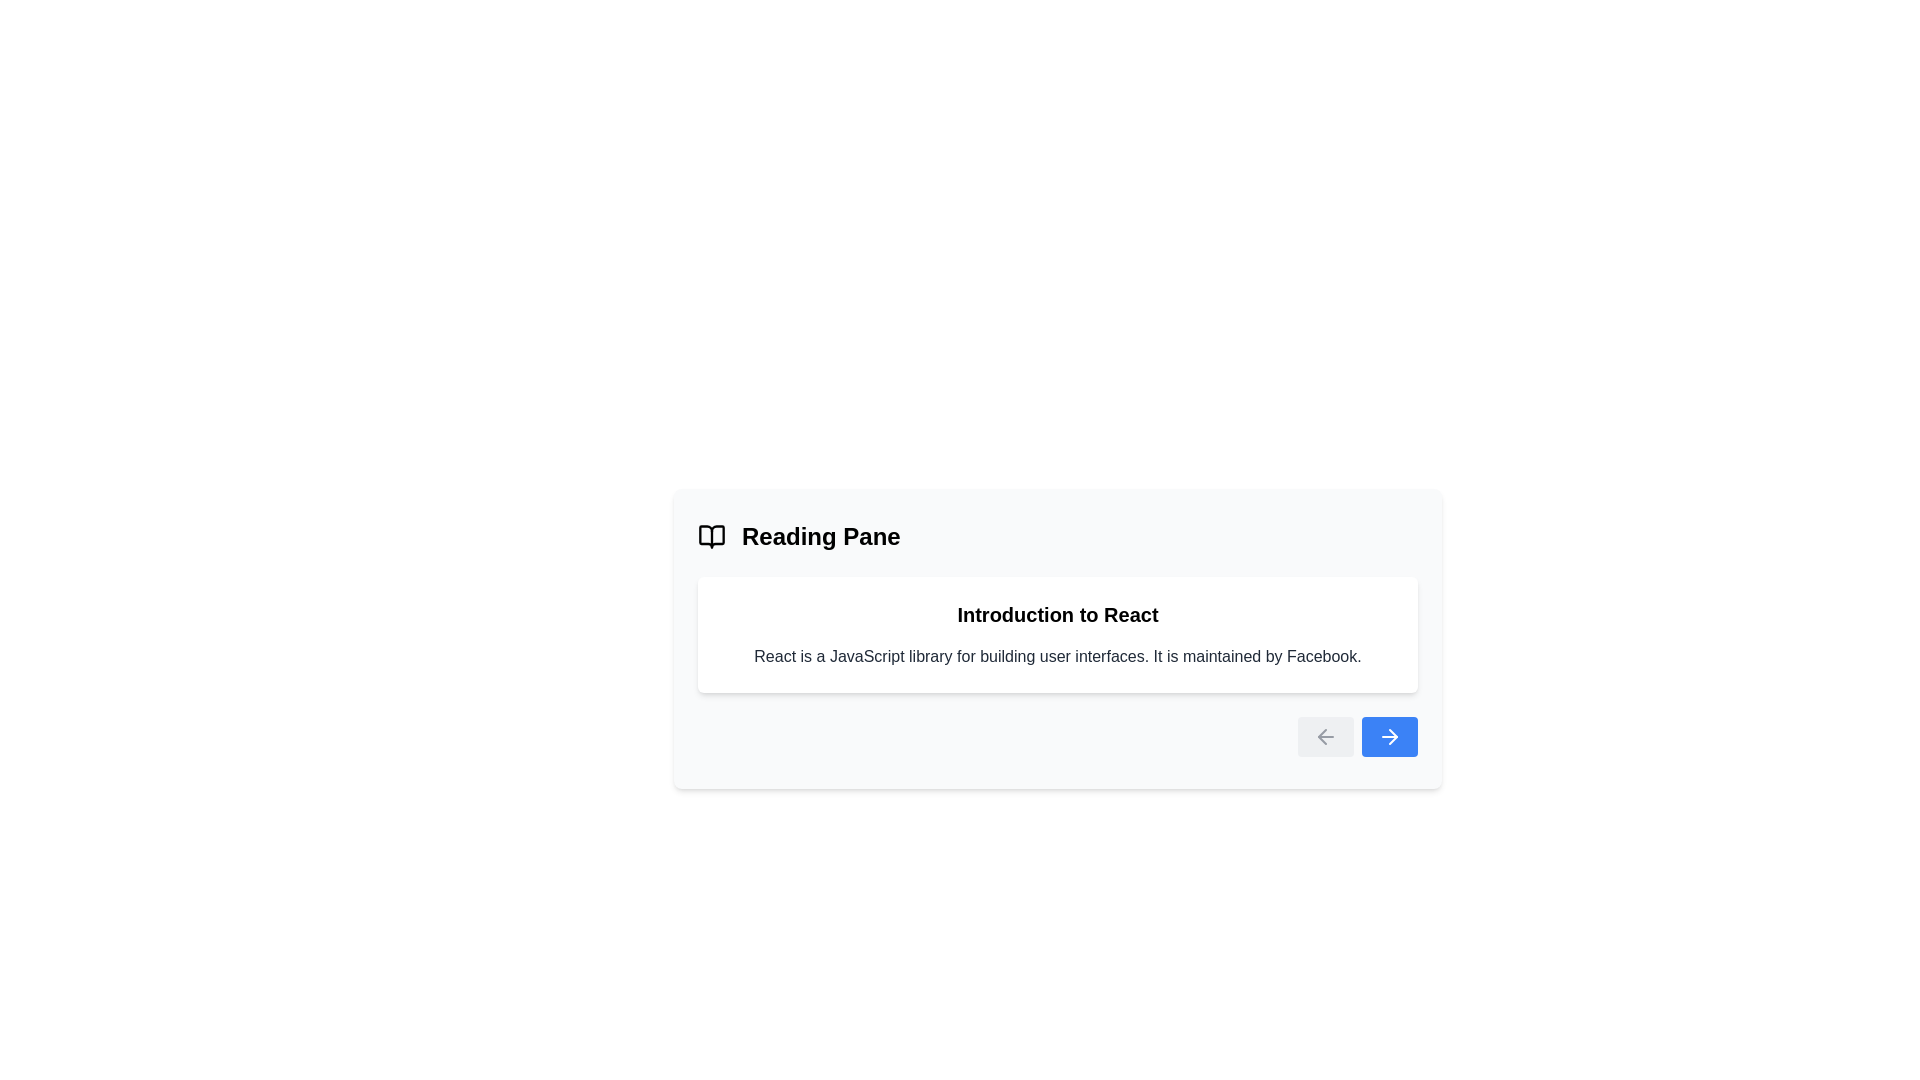  Describe the element at coordinates (711, 535) in the screenshot. I see `the decorative SVG icon representing the concept of reading, located to the left of the 'Reading Pane' title` at that location.